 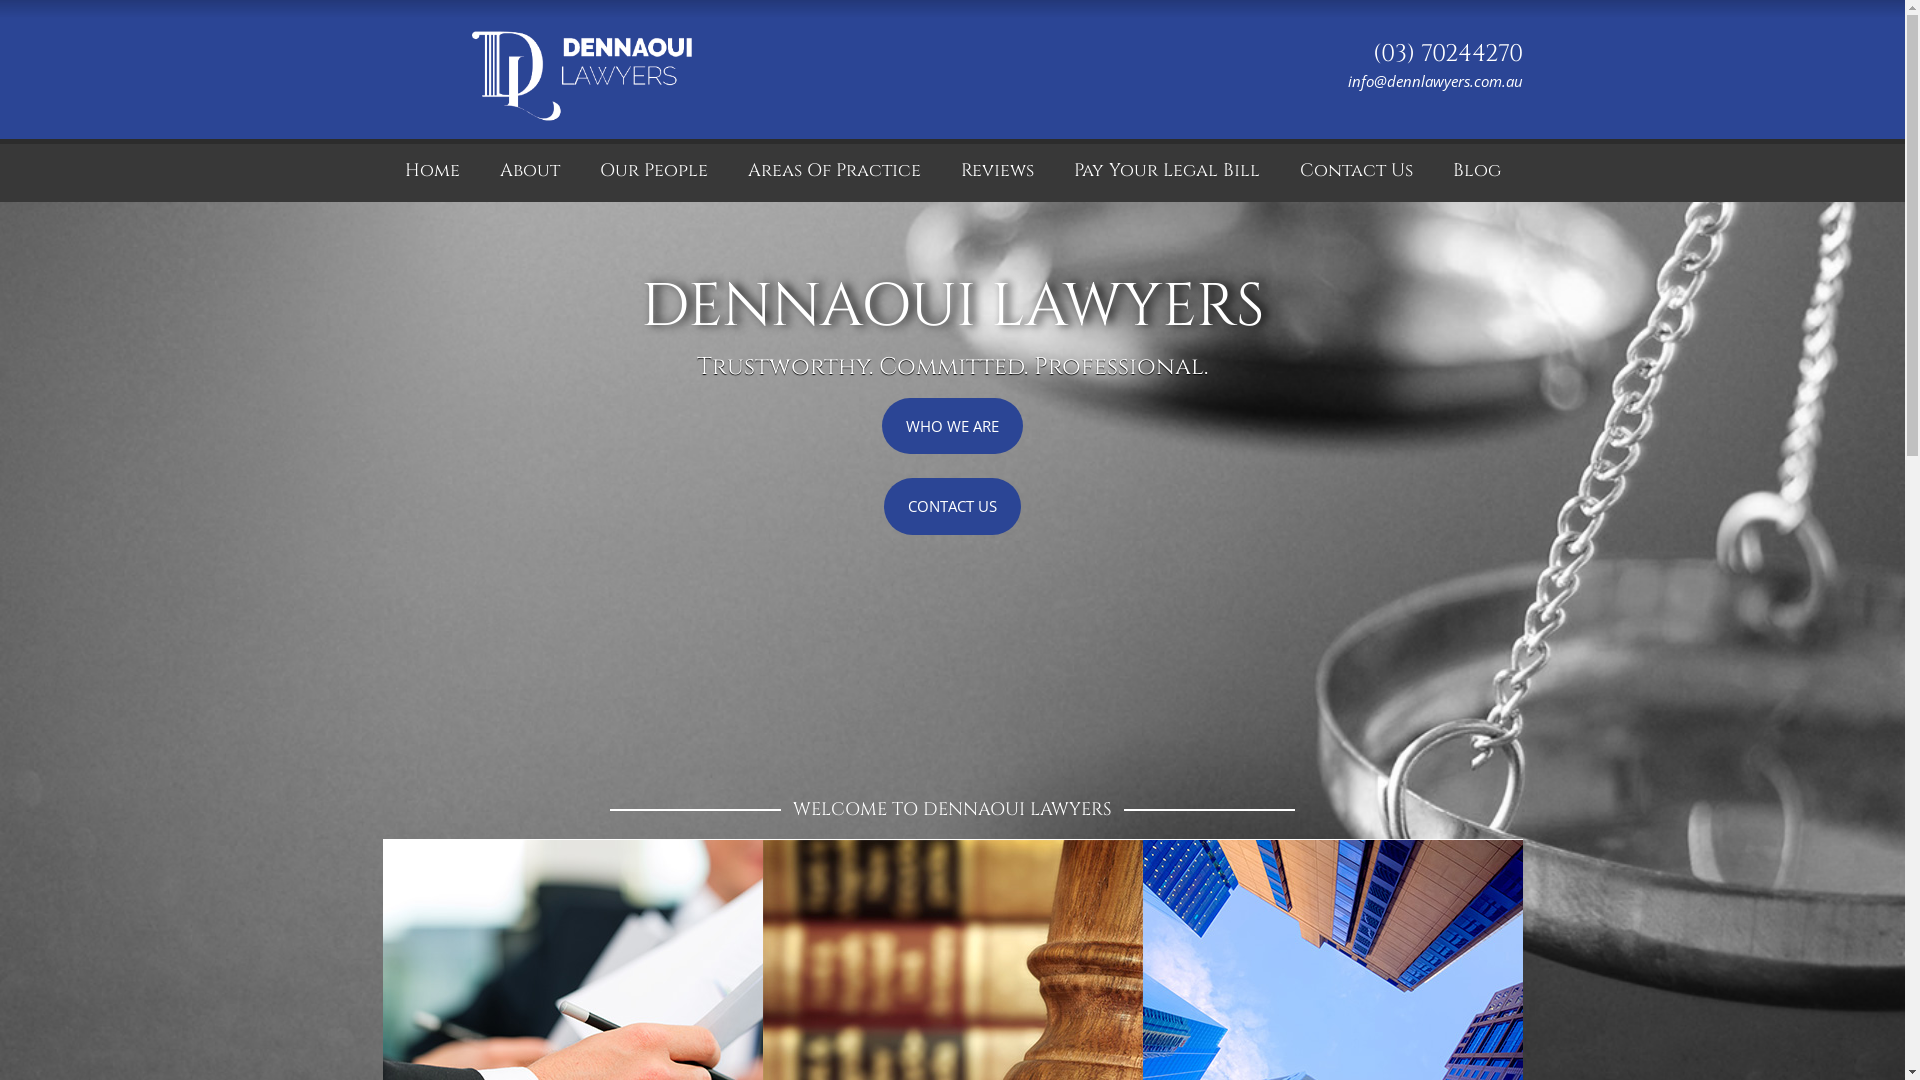 What do you see at coordinates (580, 169) in the screenshot?
I see `'Our People'` at bounding box center [580, 169].